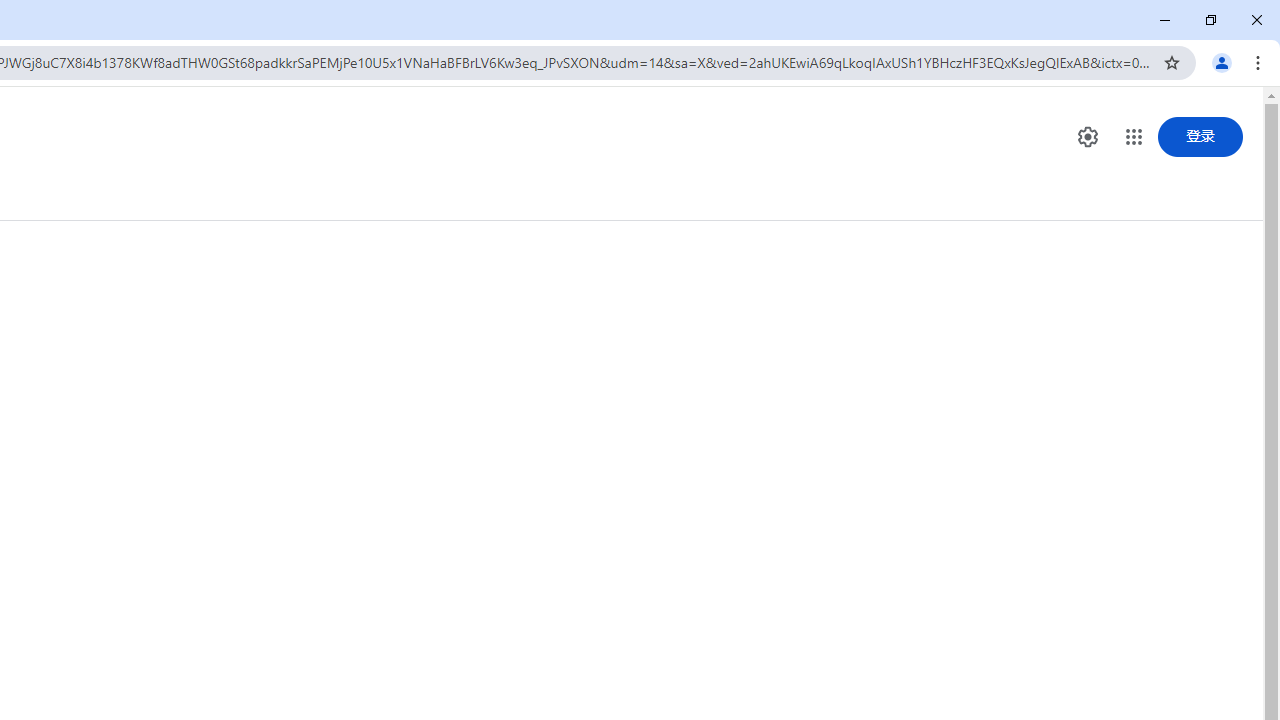 The image size is (1280, 720). I want to click on 'You', so click(1220, 61).